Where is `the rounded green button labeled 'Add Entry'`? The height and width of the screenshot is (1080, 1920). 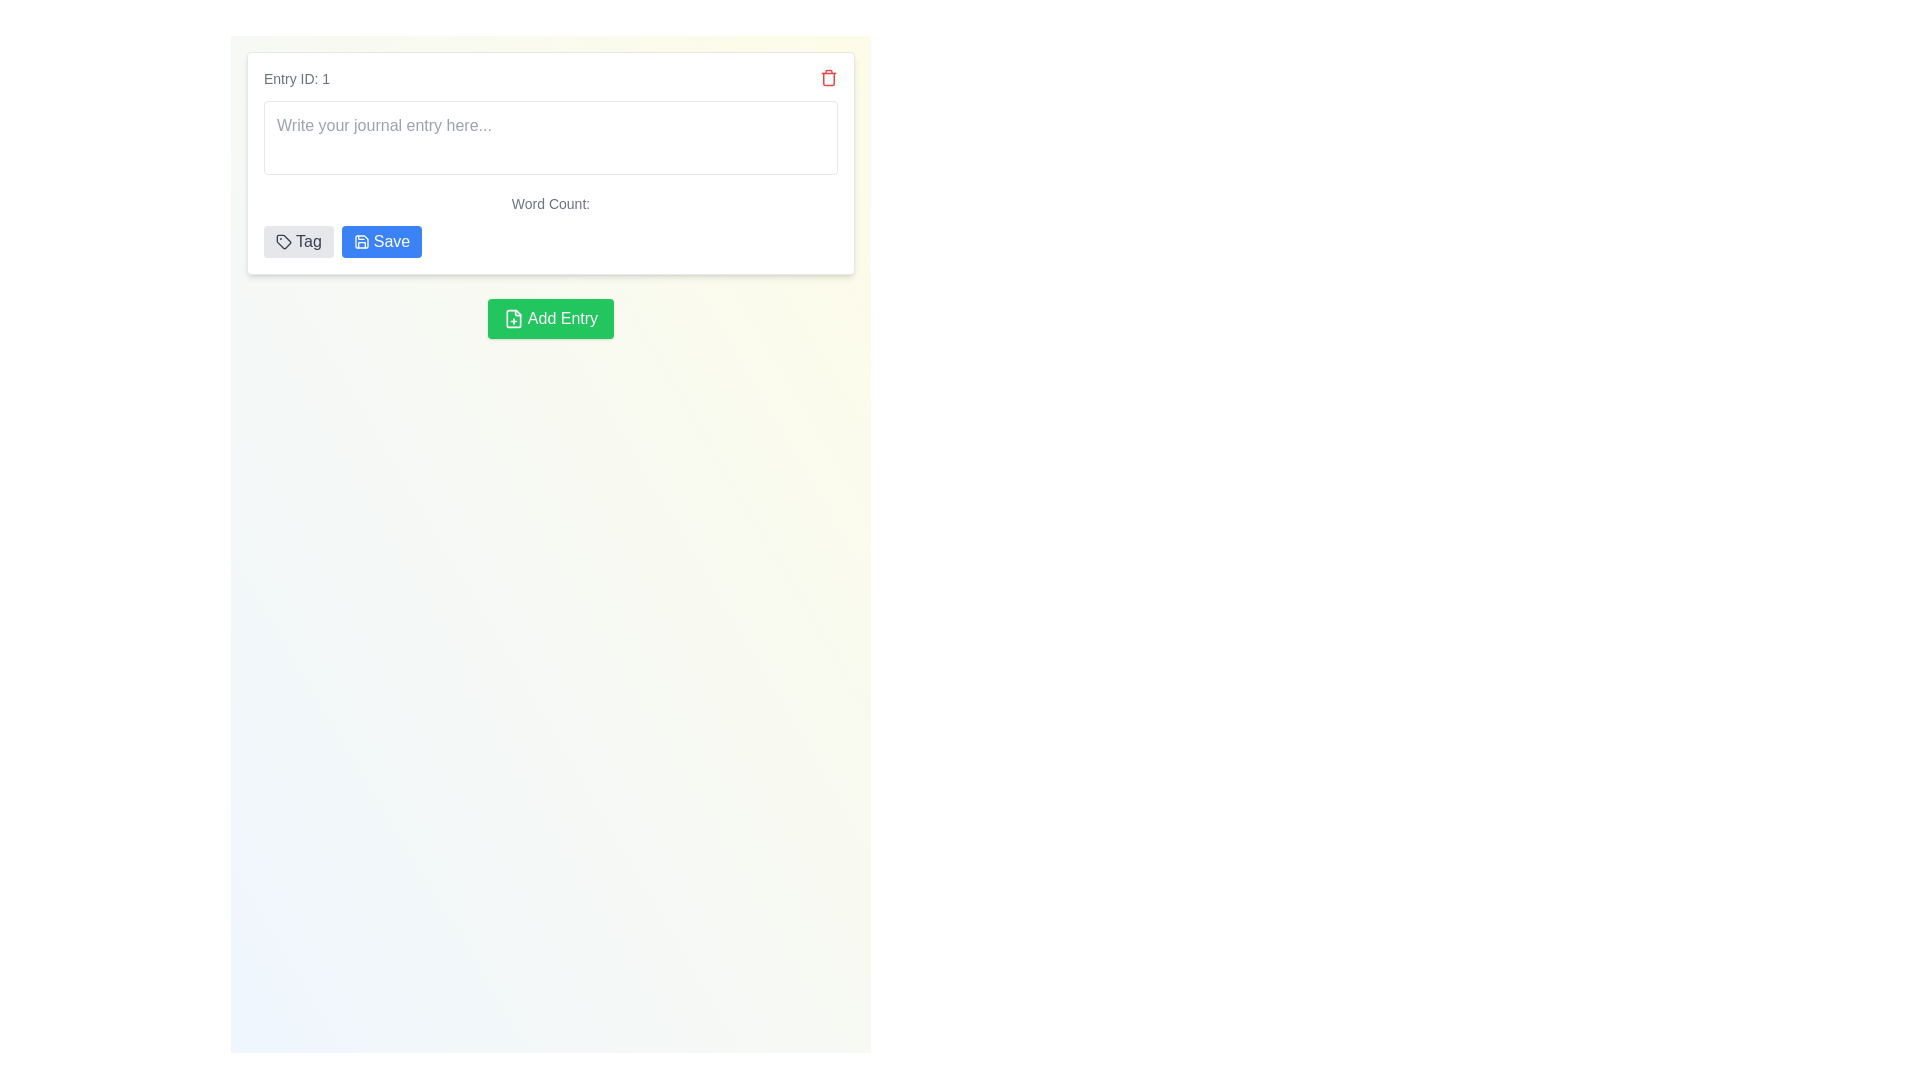 the rounded green button labeled 'Add Entry' is located at coordinates (551, 318).